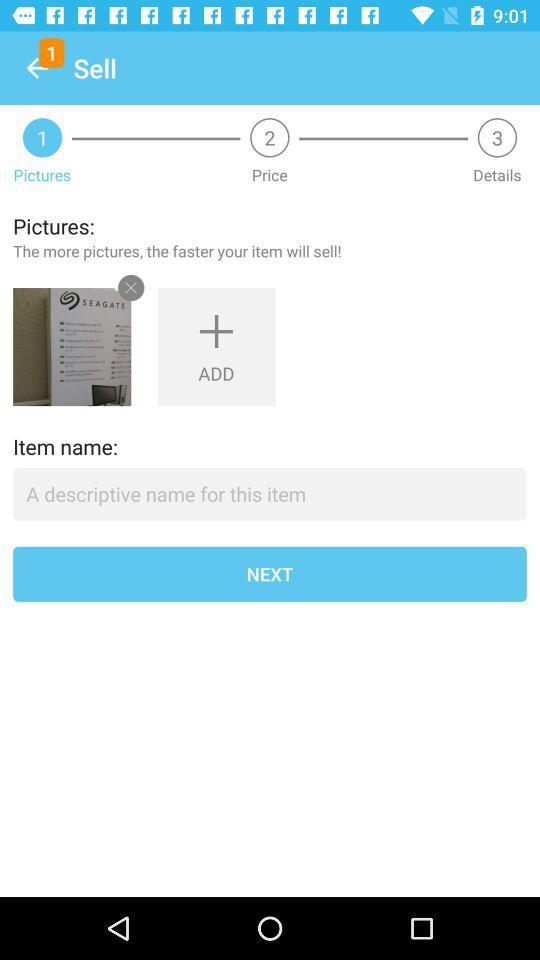 Image resolution: width=540 pixels, height=960 pixels. Describe the element at coordinates (270, 574) in the screenshot. I see `the next item` at that location.